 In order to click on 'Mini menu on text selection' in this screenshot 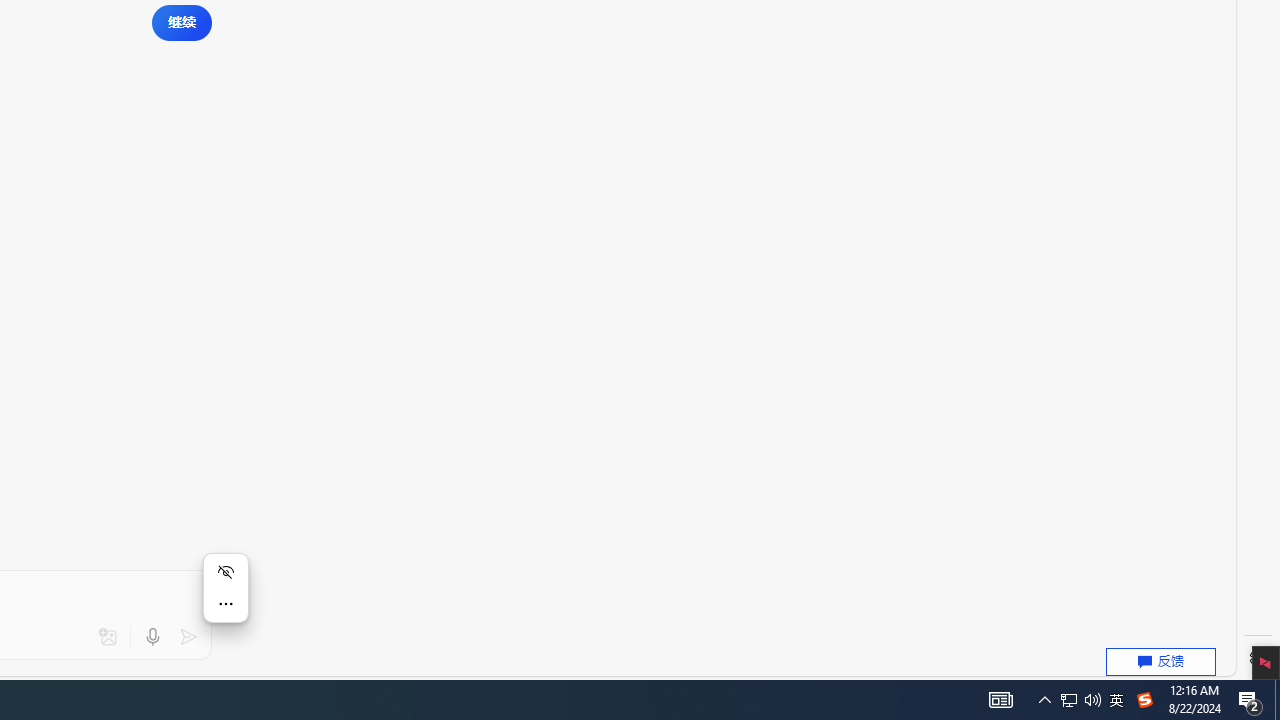, I will do `click(225, 599)`.